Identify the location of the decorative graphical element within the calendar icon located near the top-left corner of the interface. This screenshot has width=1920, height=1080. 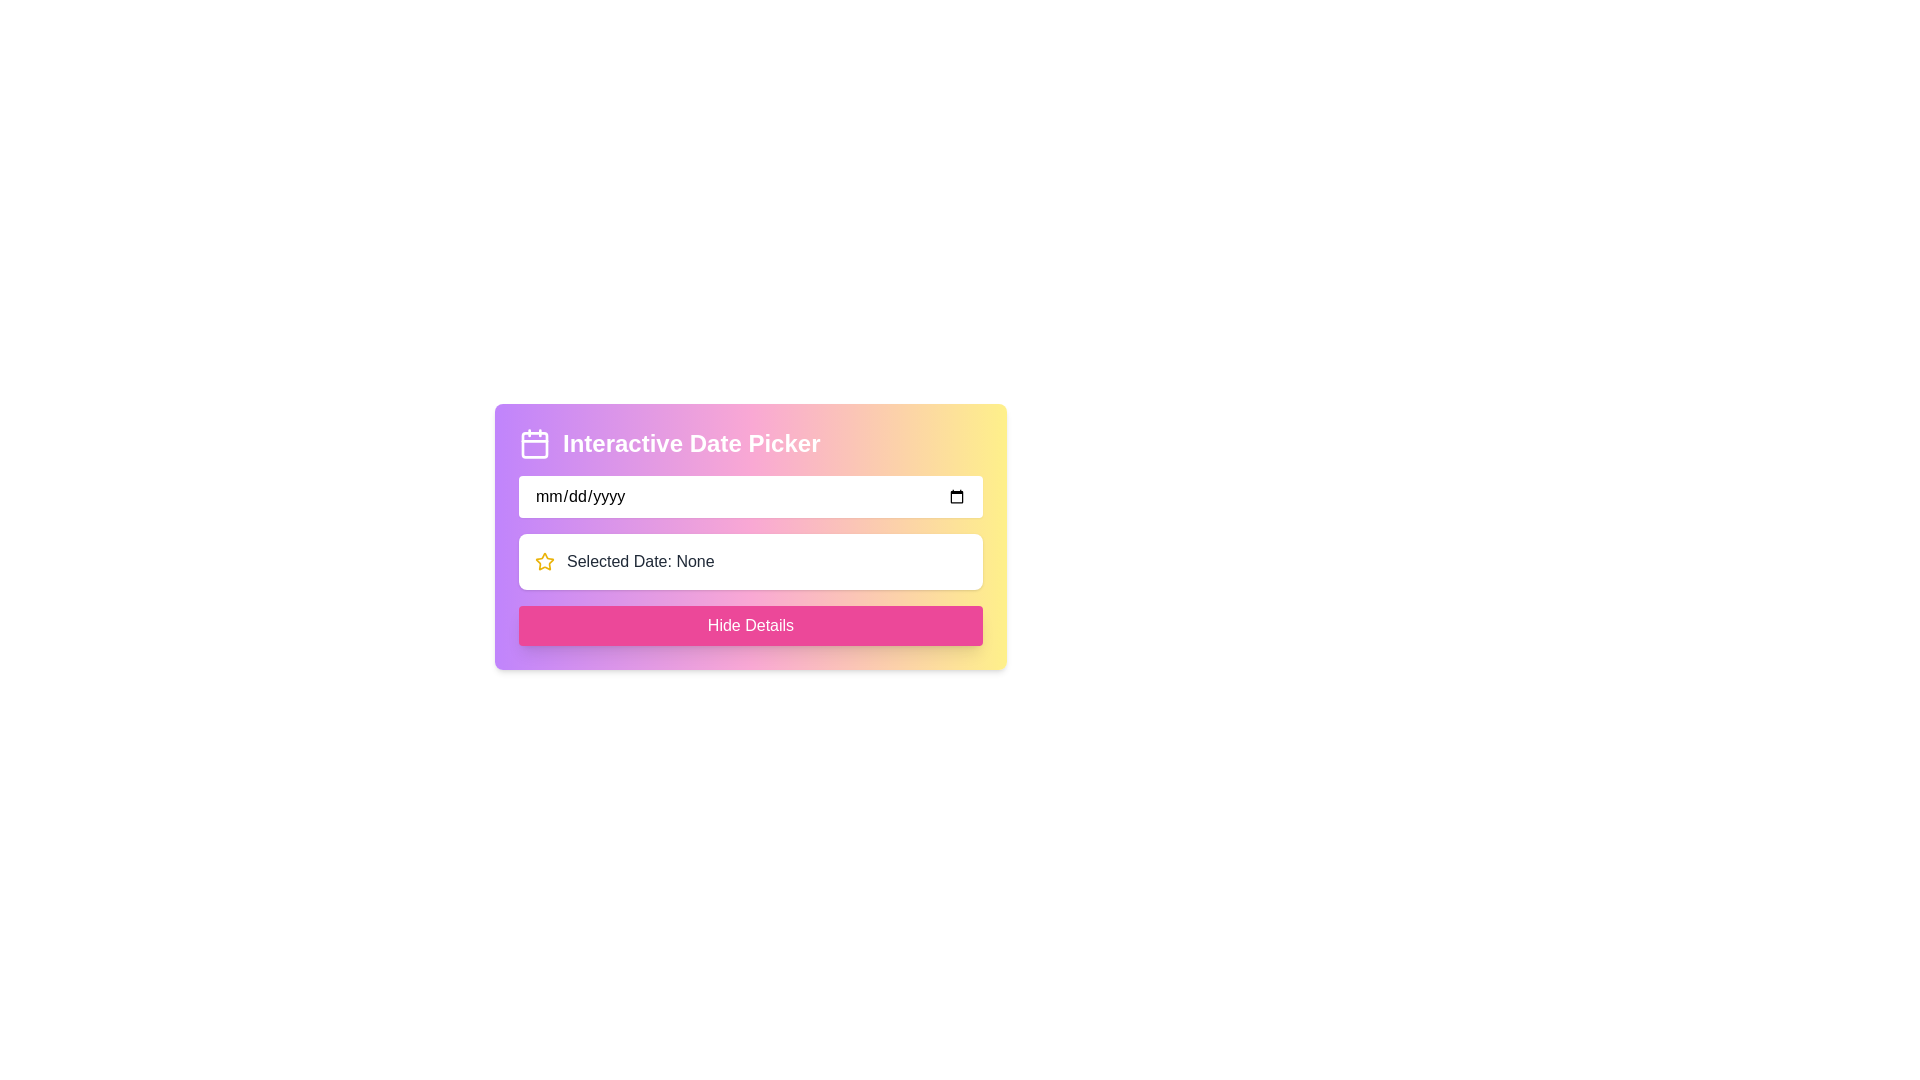
(534, 443).